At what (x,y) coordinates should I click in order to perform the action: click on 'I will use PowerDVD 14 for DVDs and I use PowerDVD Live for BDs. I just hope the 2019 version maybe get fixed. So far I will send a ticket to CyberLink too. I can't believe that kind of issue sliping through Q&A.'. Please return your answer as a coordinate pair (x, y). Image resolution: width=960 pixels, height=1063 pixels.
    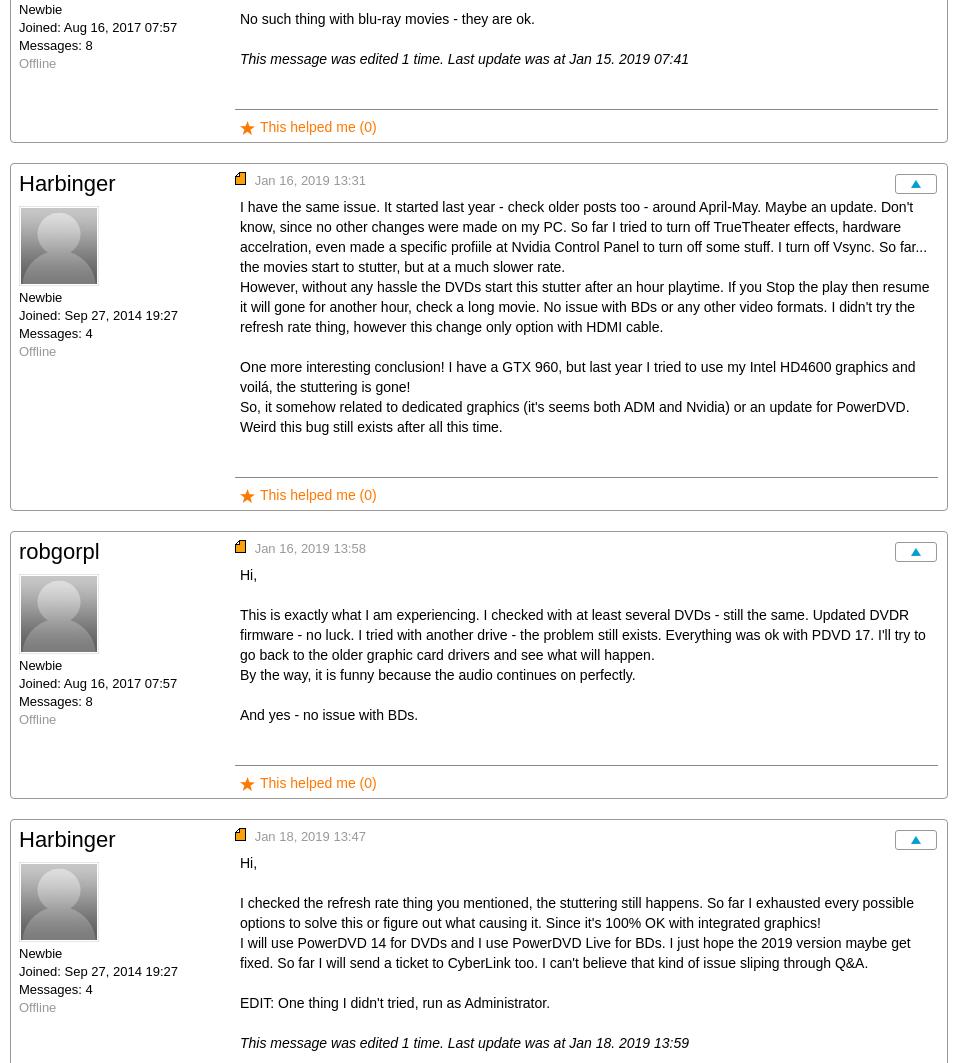
    Looking at the image, I should click on (575, 951).